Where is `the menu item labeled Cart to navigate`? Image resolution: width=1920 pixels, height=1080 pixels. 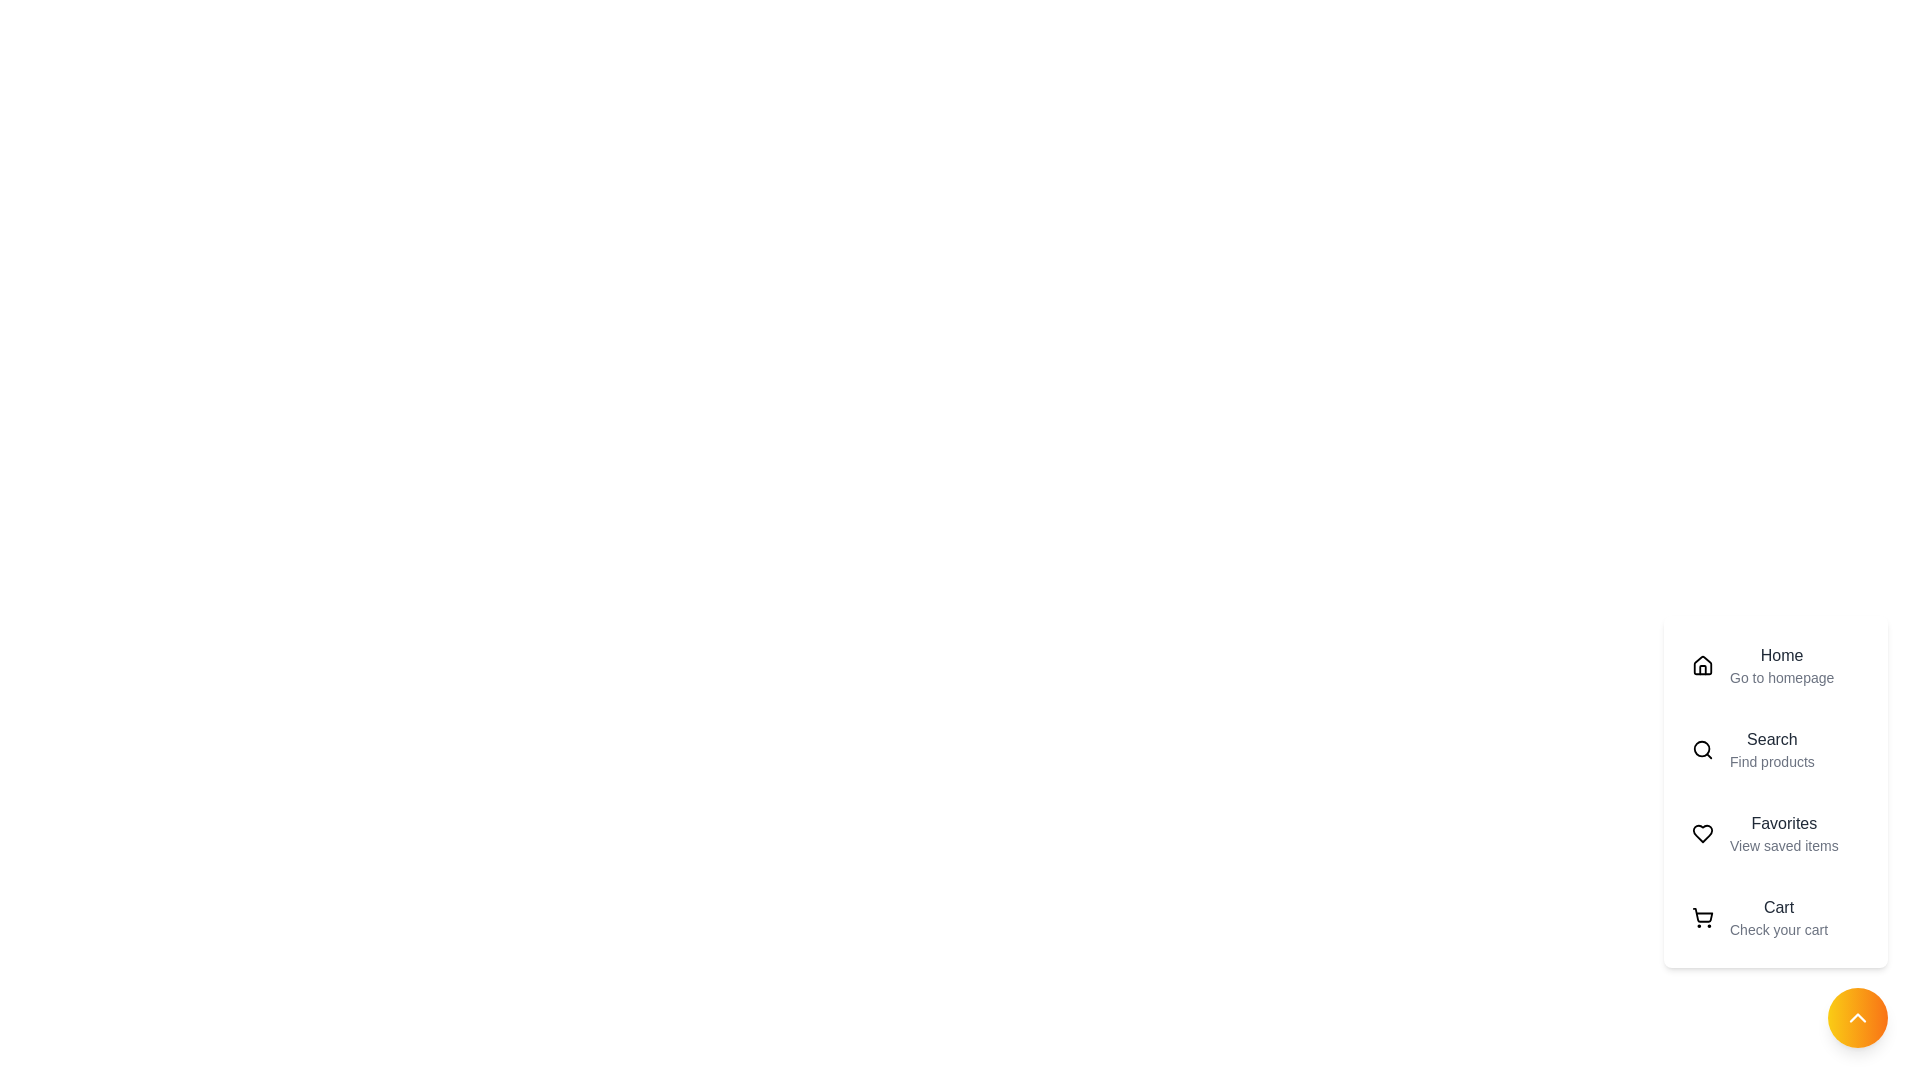
the menu item labeled Cart to navigate is located at coordinates (1776, 918).